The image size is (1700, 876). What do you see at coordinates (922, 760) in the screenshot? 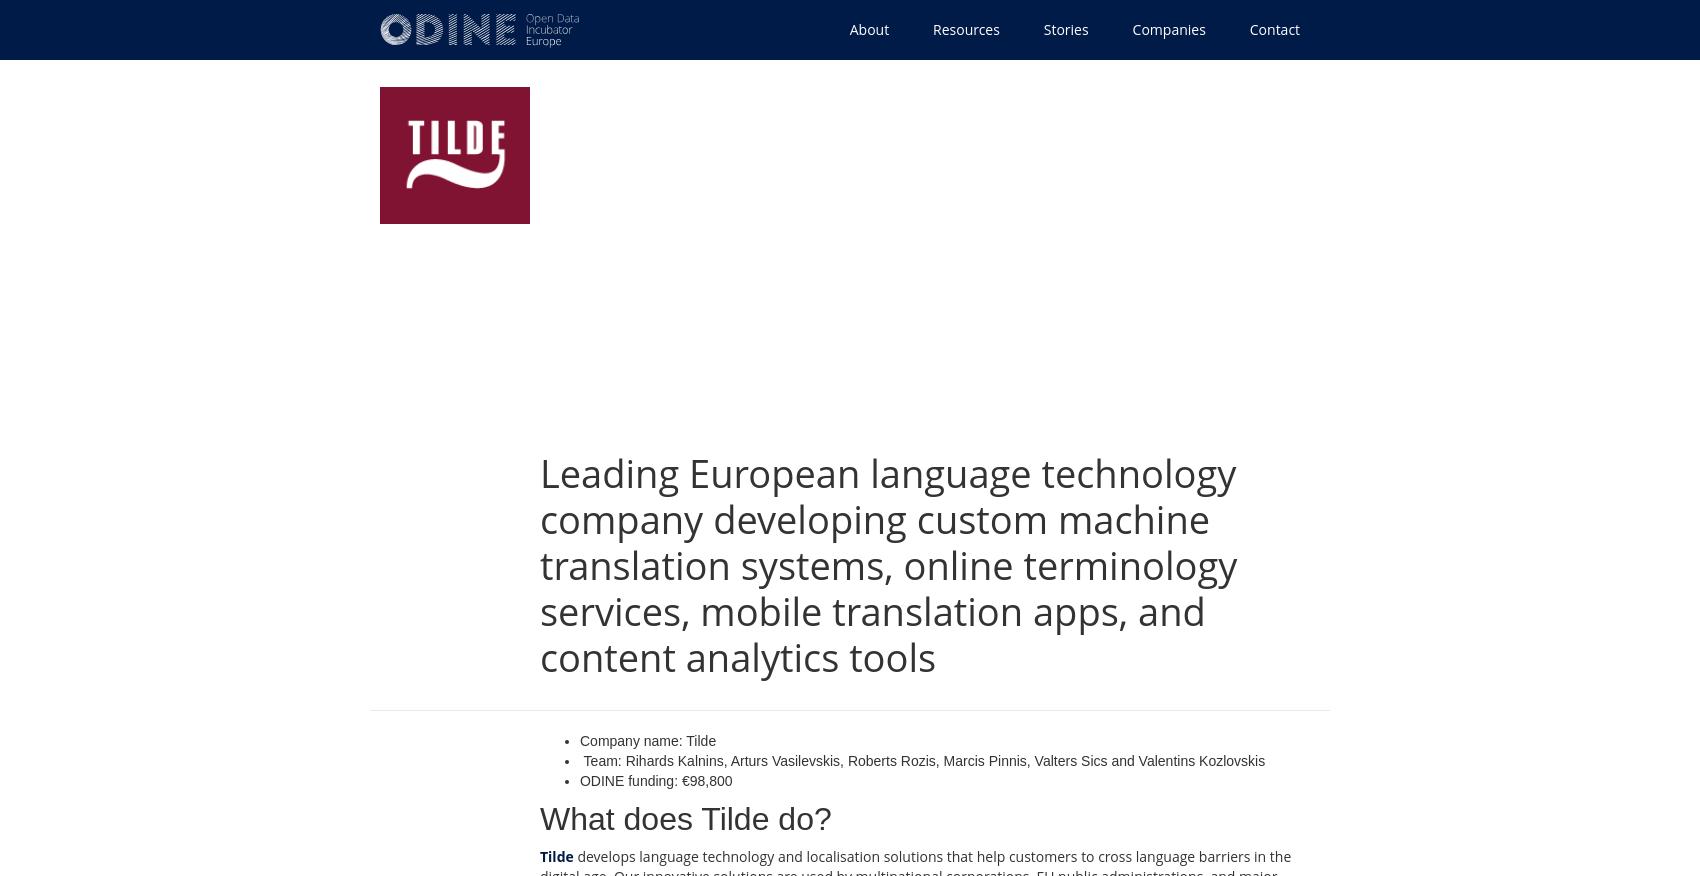
I see `'Team: Rihards Kalnins, Arturs Vasilevskis, Roberts Rozis, Marcis Pinnis, Valters Sics and Valentins Kozlovskis'` at bounding box center [922, 760].